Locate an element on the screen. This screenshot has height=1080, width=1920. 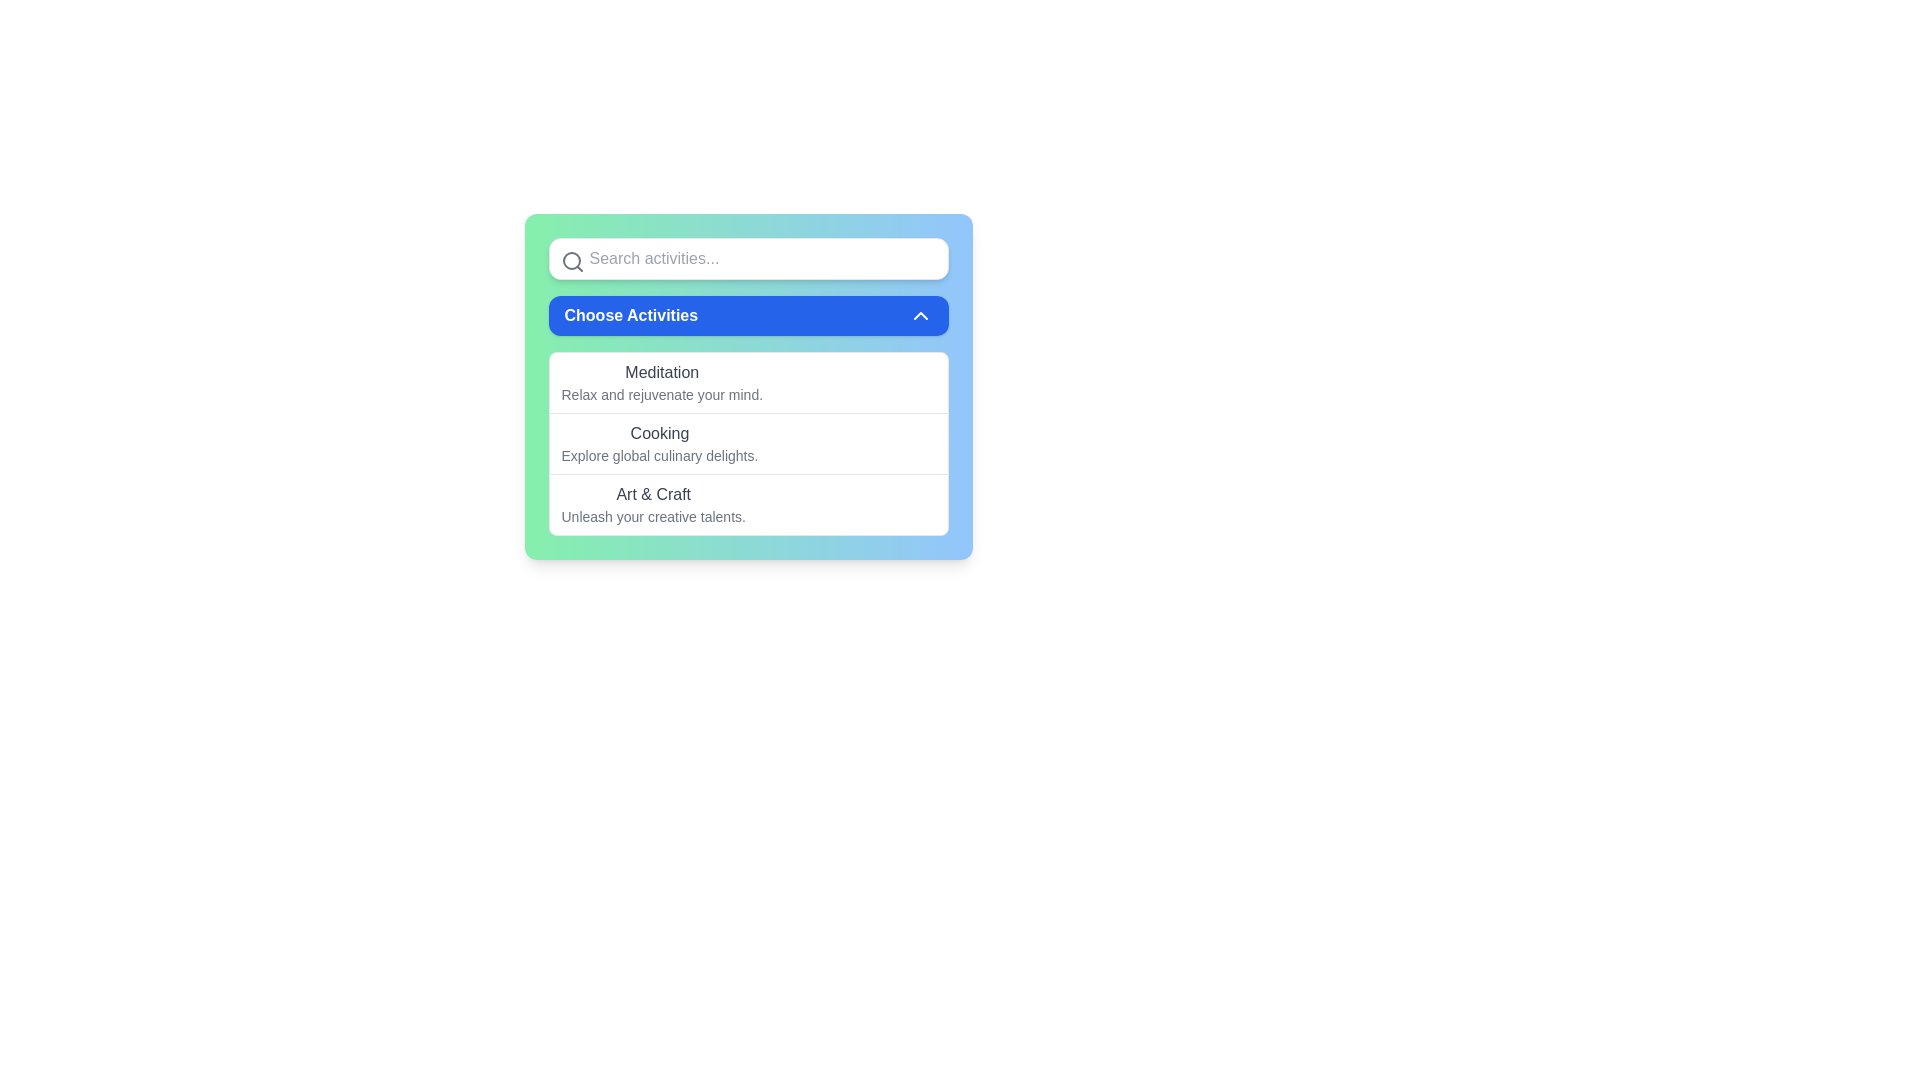
SVG circle element representing the inner part of the search icon for accessibility is located at coordinates (570, 260).